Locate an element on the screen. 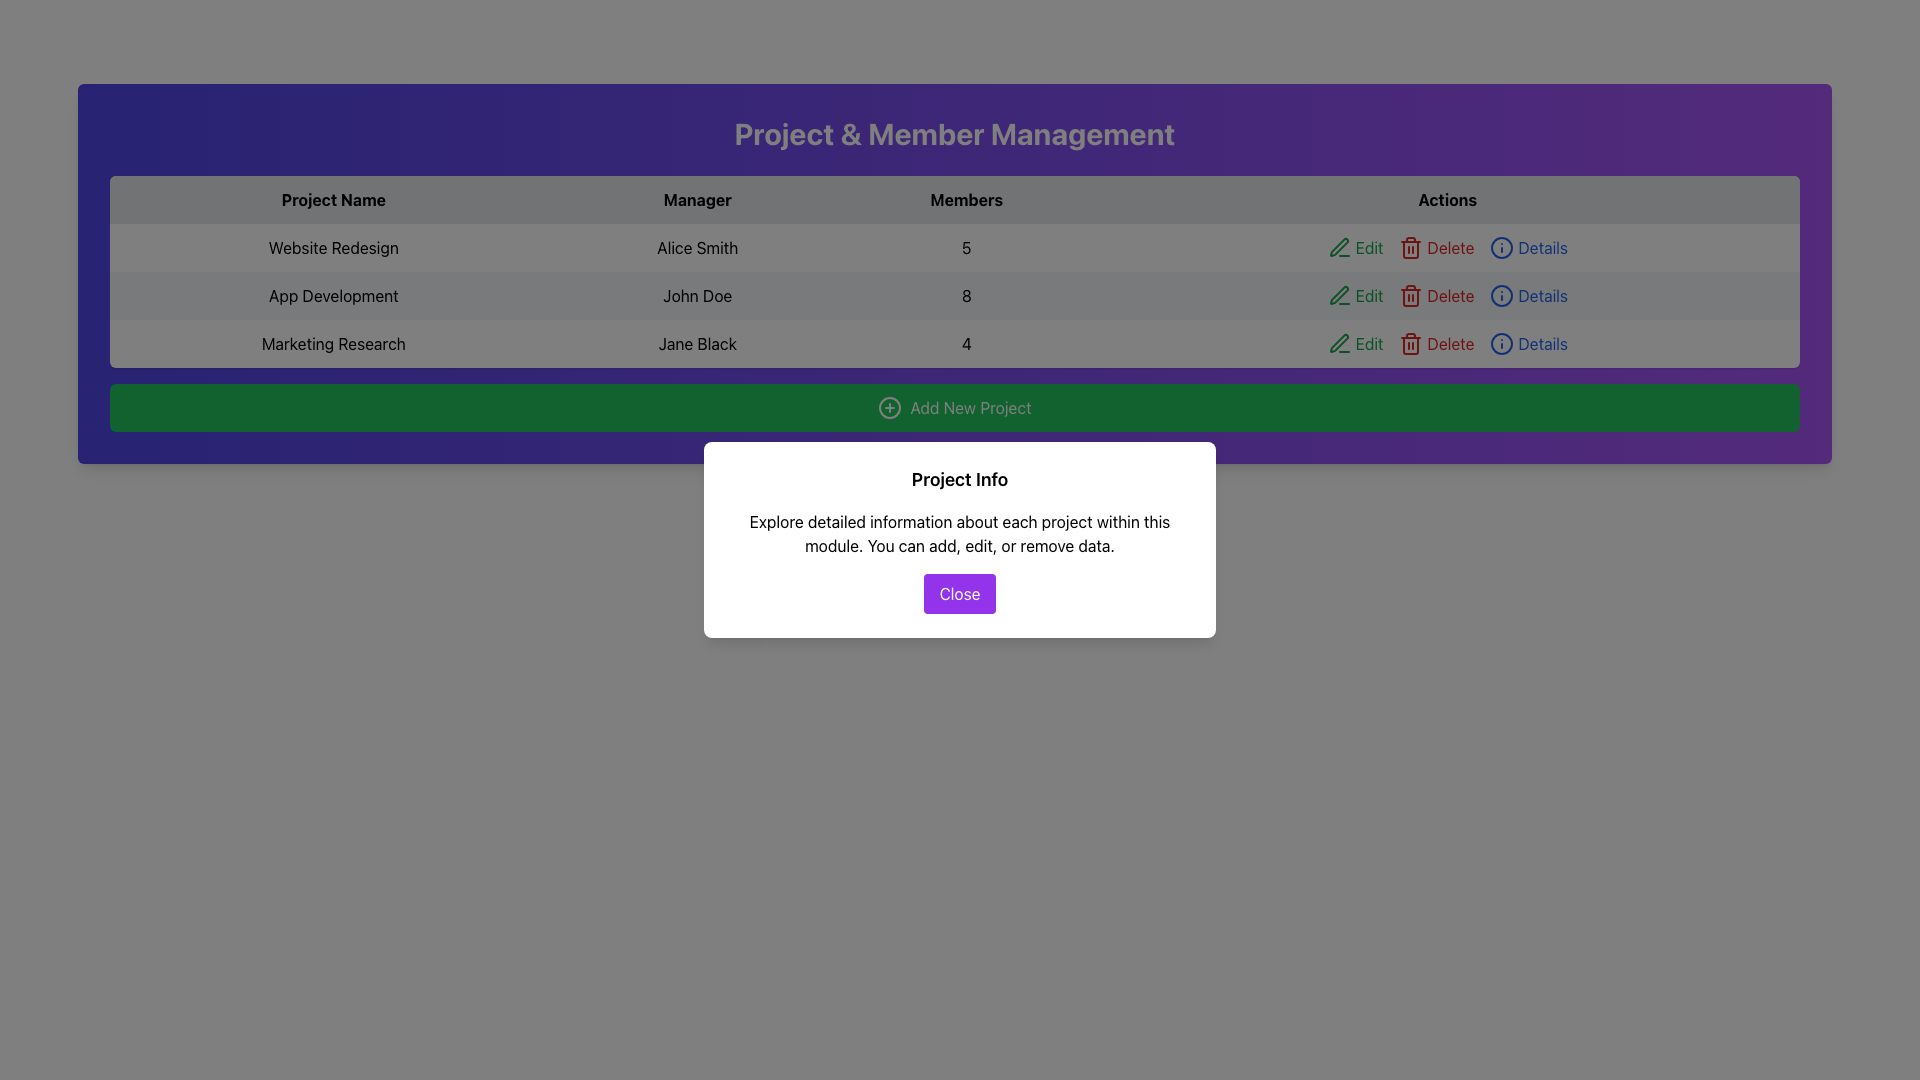 The image size is (1920, 1080). the text label displaying 'Jane Black' which is located in the second column of the third row of the table under the header 'Manager' is located at coordinates (697, 342).